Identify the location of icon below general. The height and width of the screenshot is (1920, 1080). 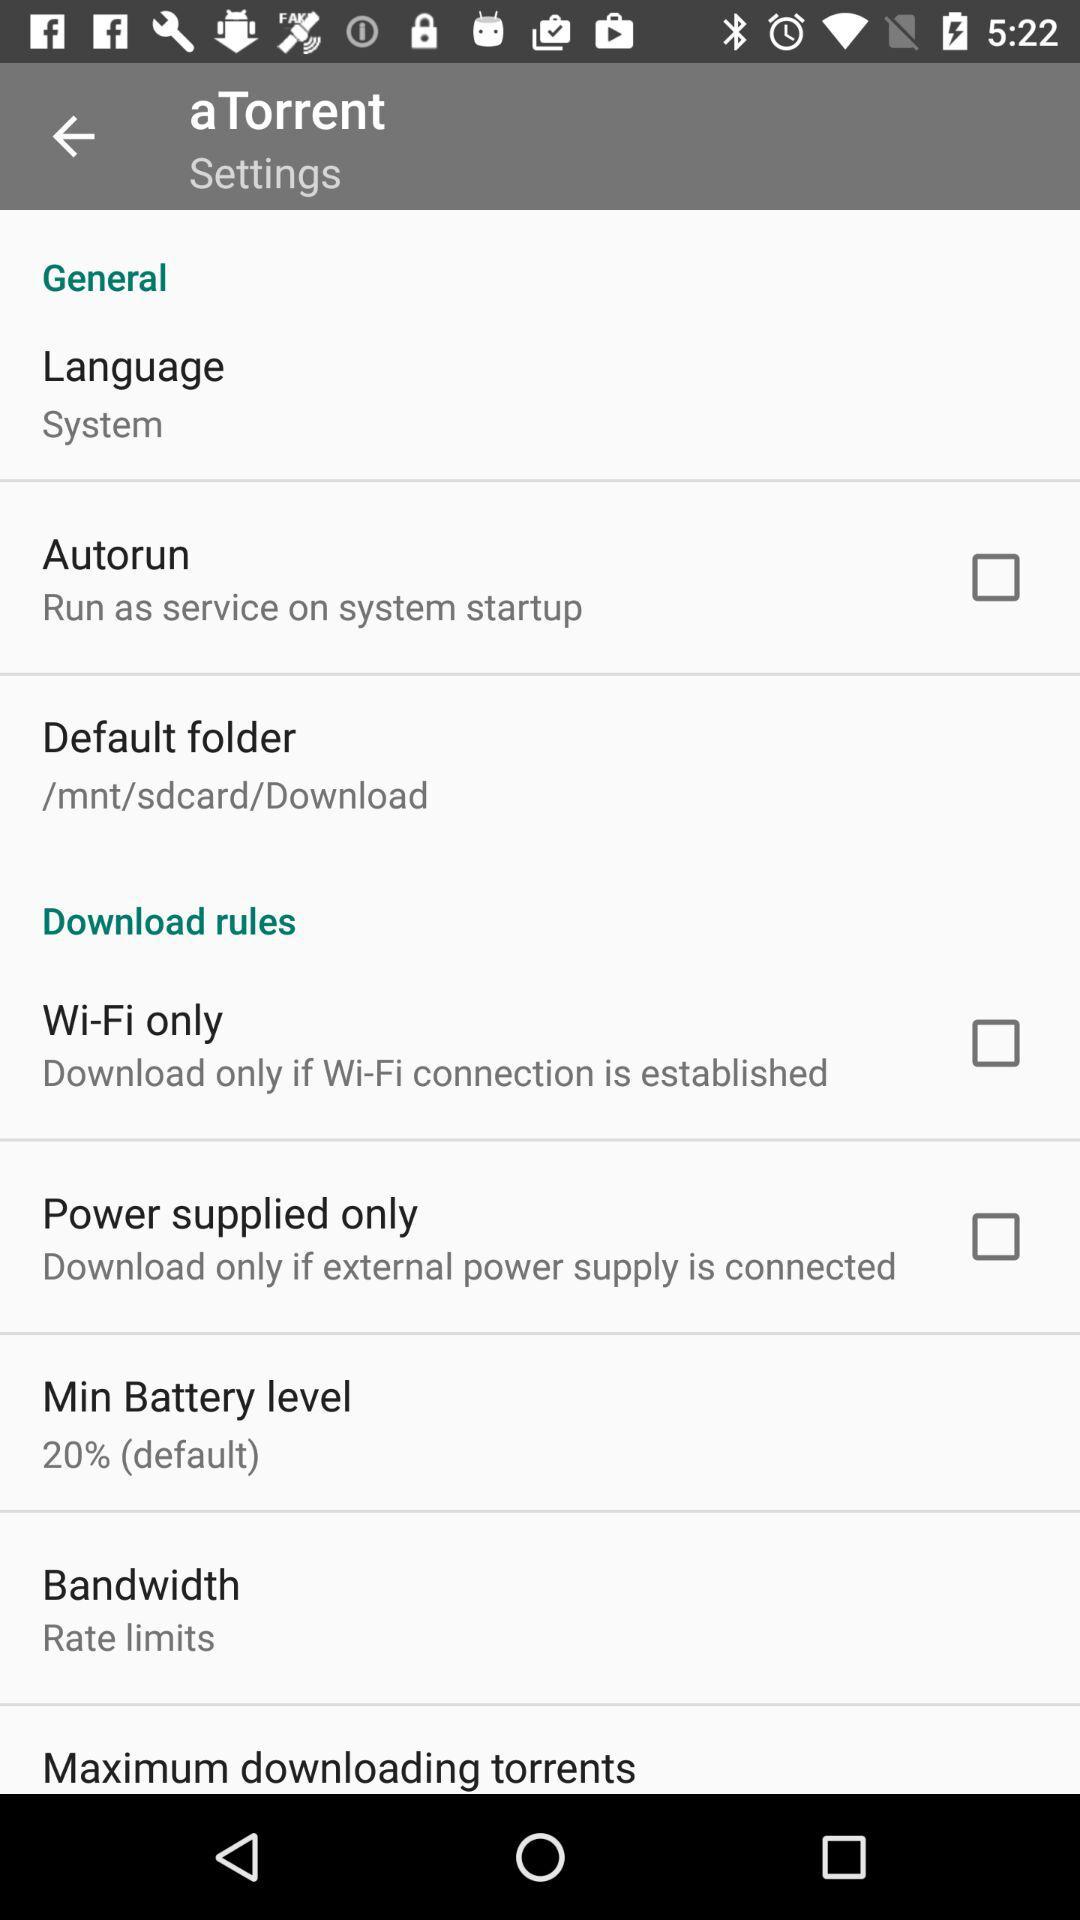
(133, 364).